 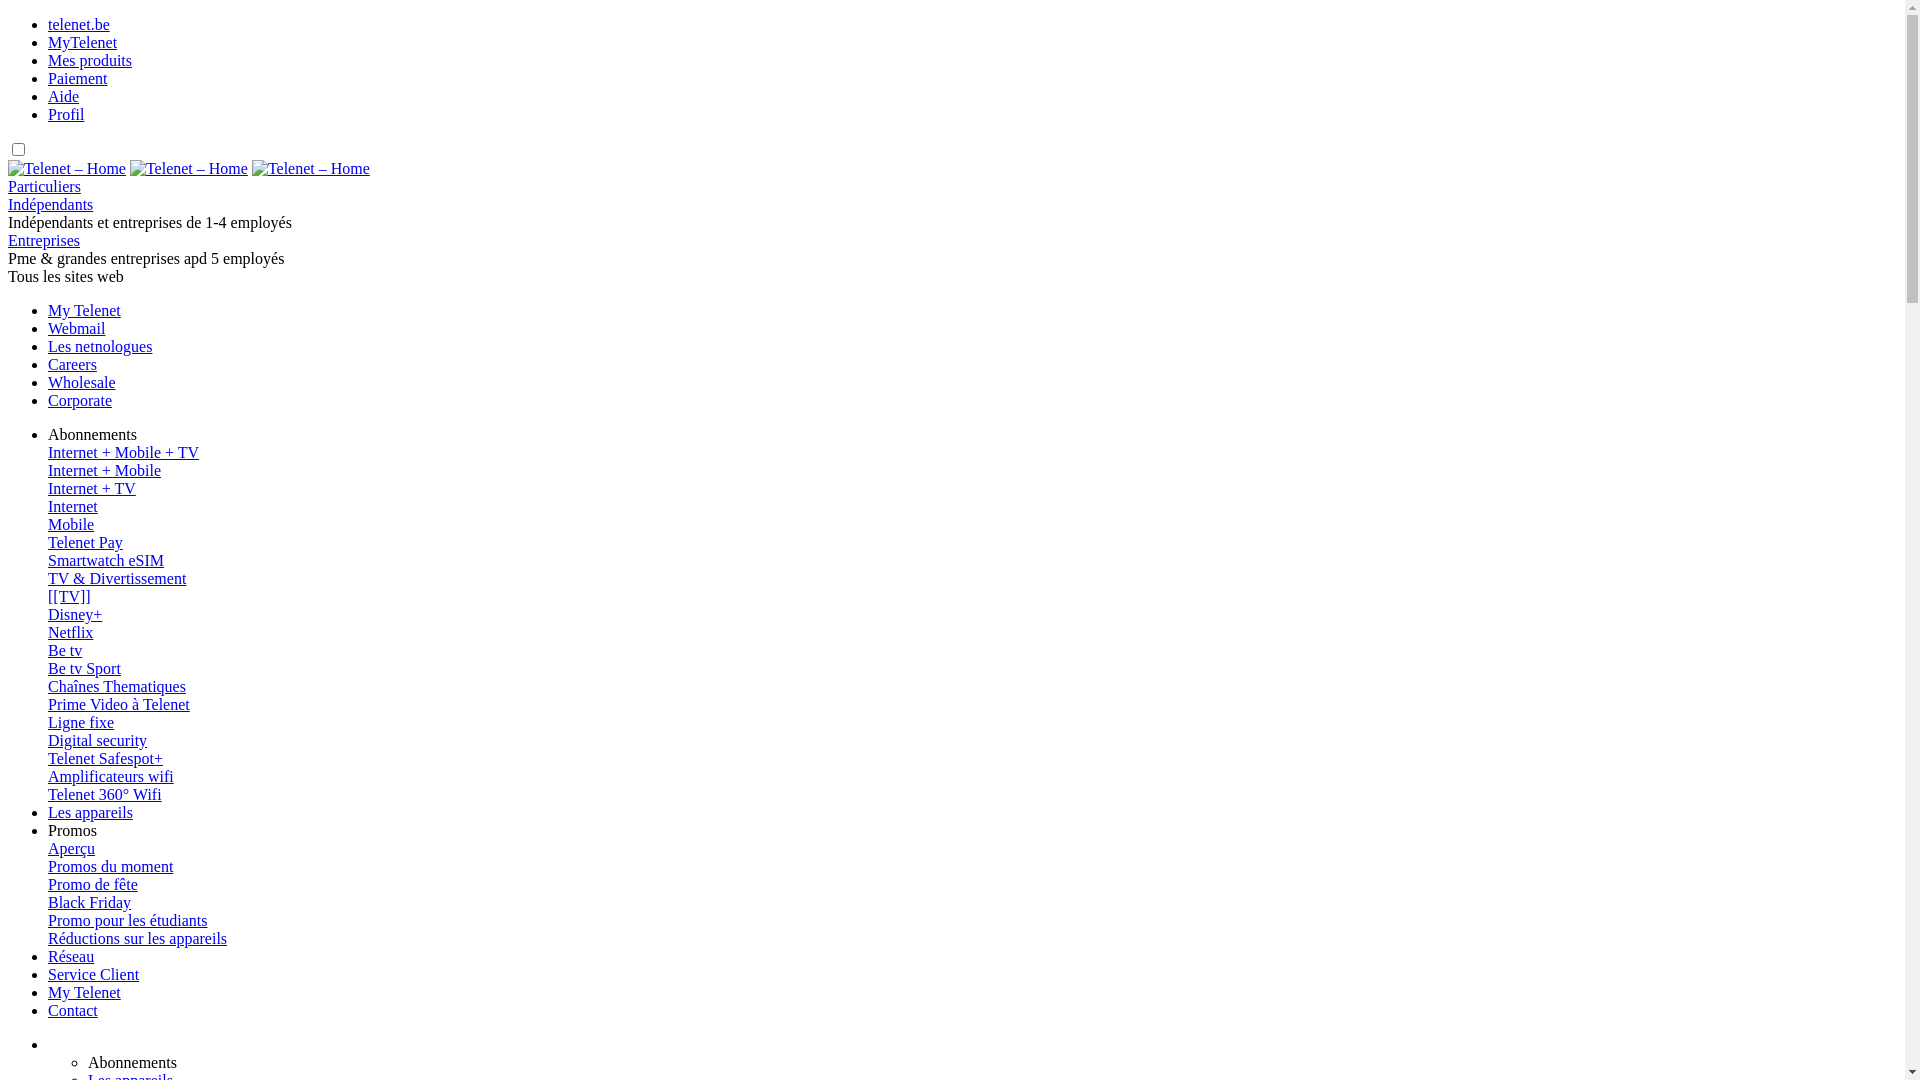 What do you see at coordinates (48, 613) in the screenshot?
I see `'Disney+'` at bounding box center [48, 613].